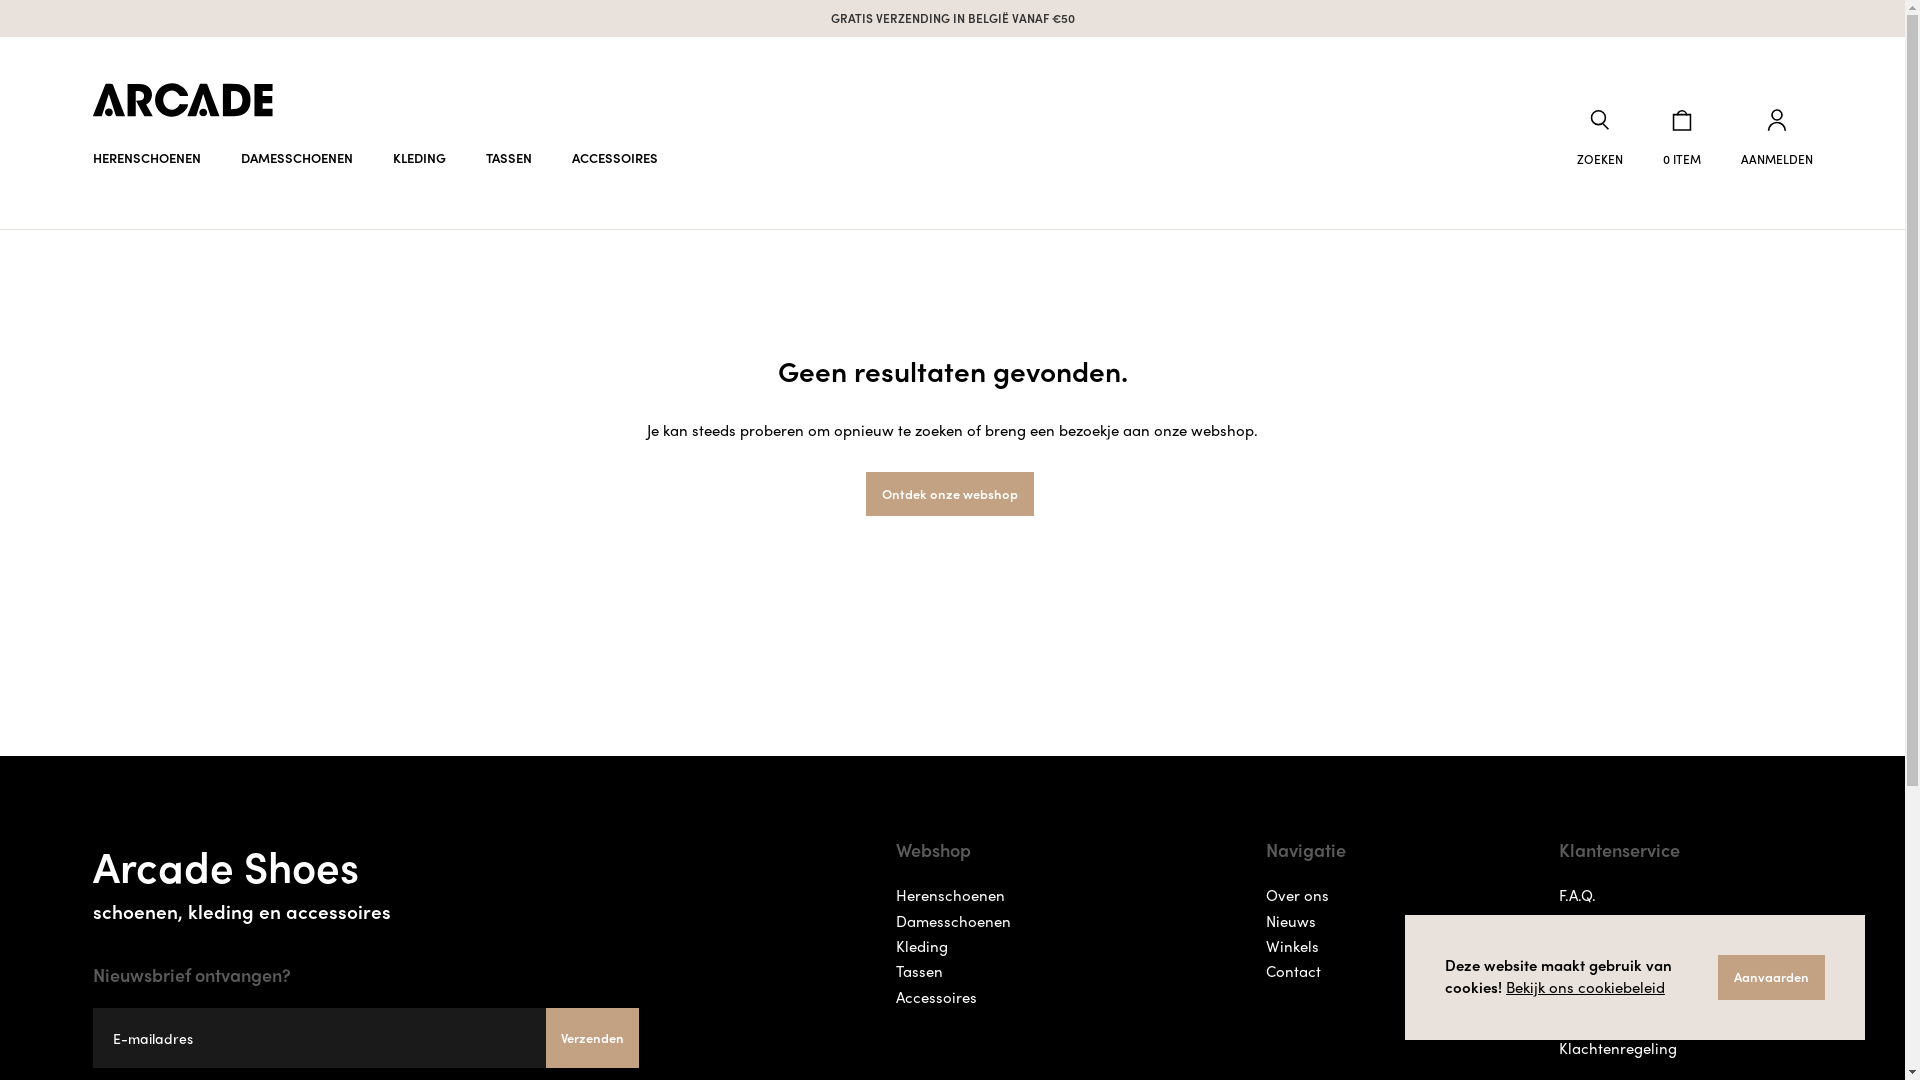 The width and height of the screenshot is (1920, 1080). Describe the element at coordinates (1576, 894) in the screenshot. I see `'F.A.Q.'` at that location.